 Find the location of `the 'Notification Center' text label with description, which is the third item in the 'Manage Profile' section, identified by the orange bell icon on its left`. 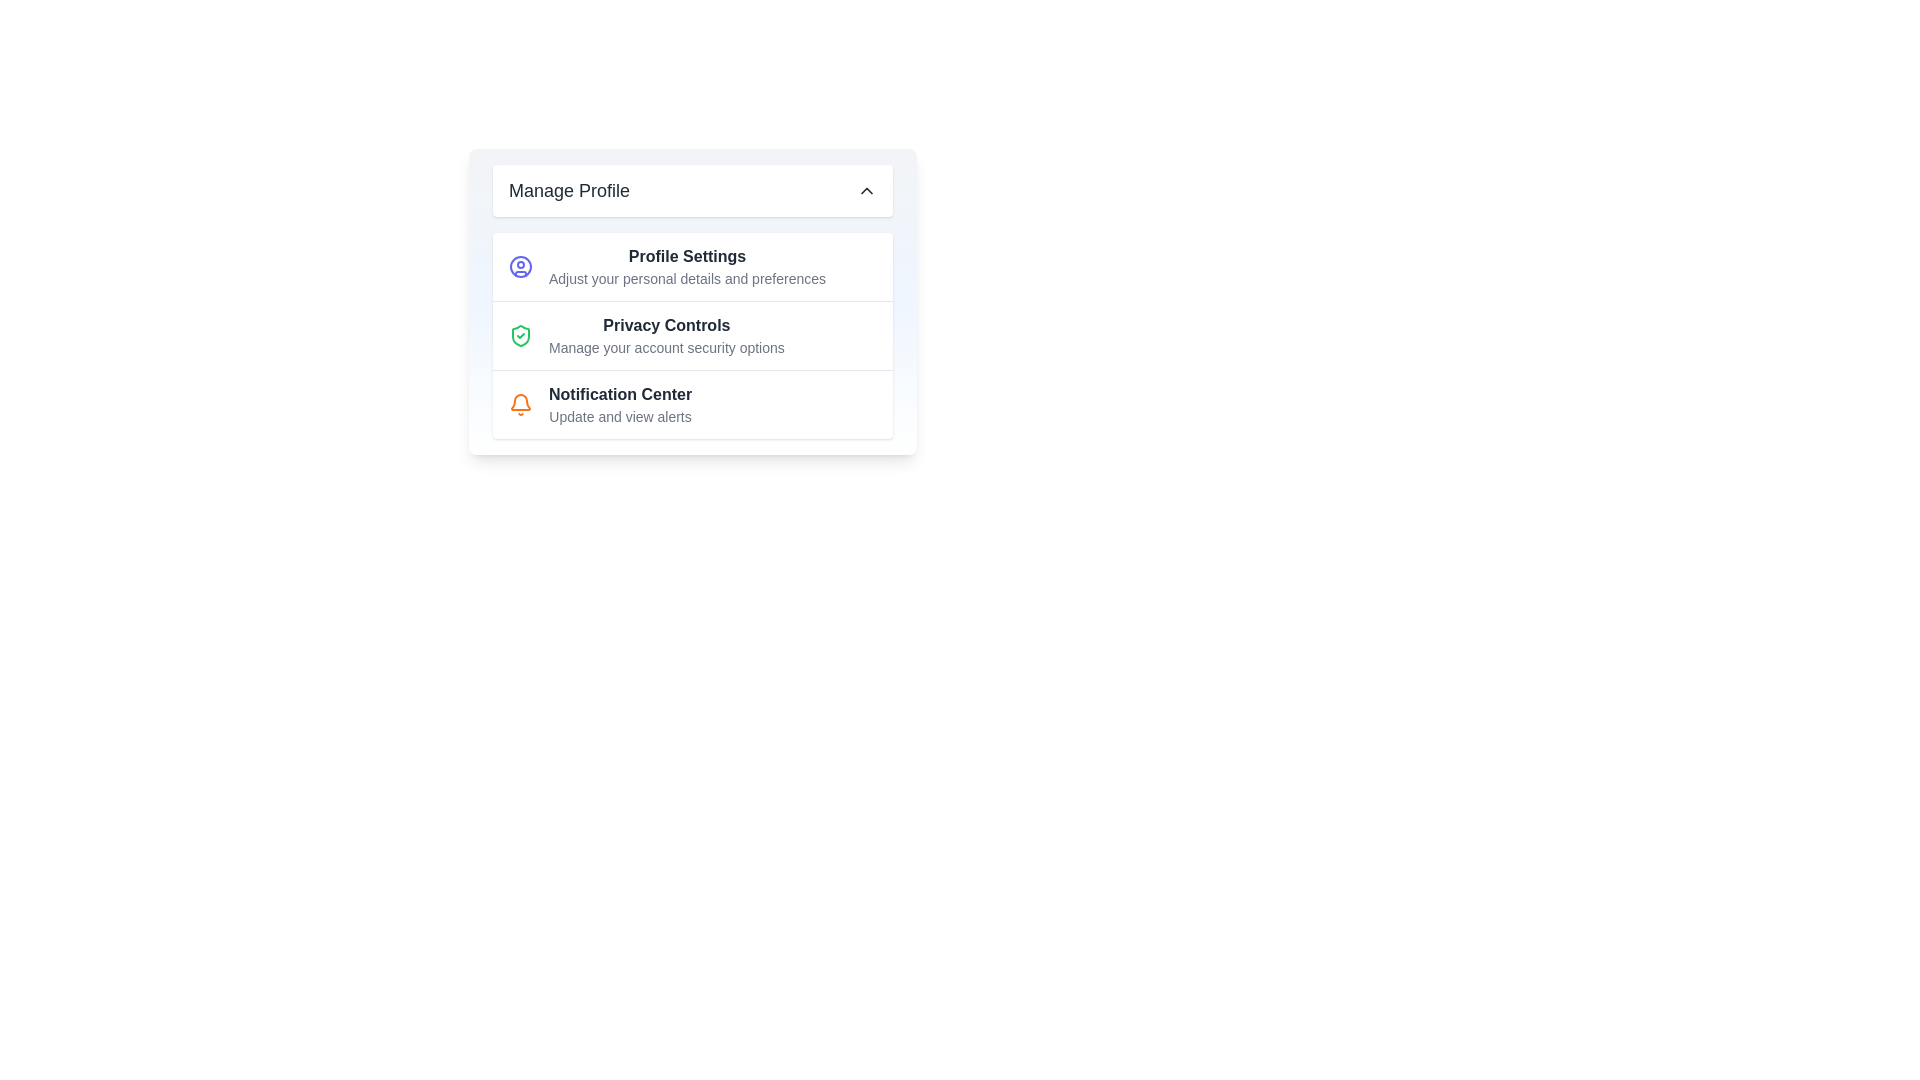

the 'Notification Center' text label with description, which is the third item in the 'Manage Profile' section, identified by the orange bell icon on its left is located at coordinates (619, 405).